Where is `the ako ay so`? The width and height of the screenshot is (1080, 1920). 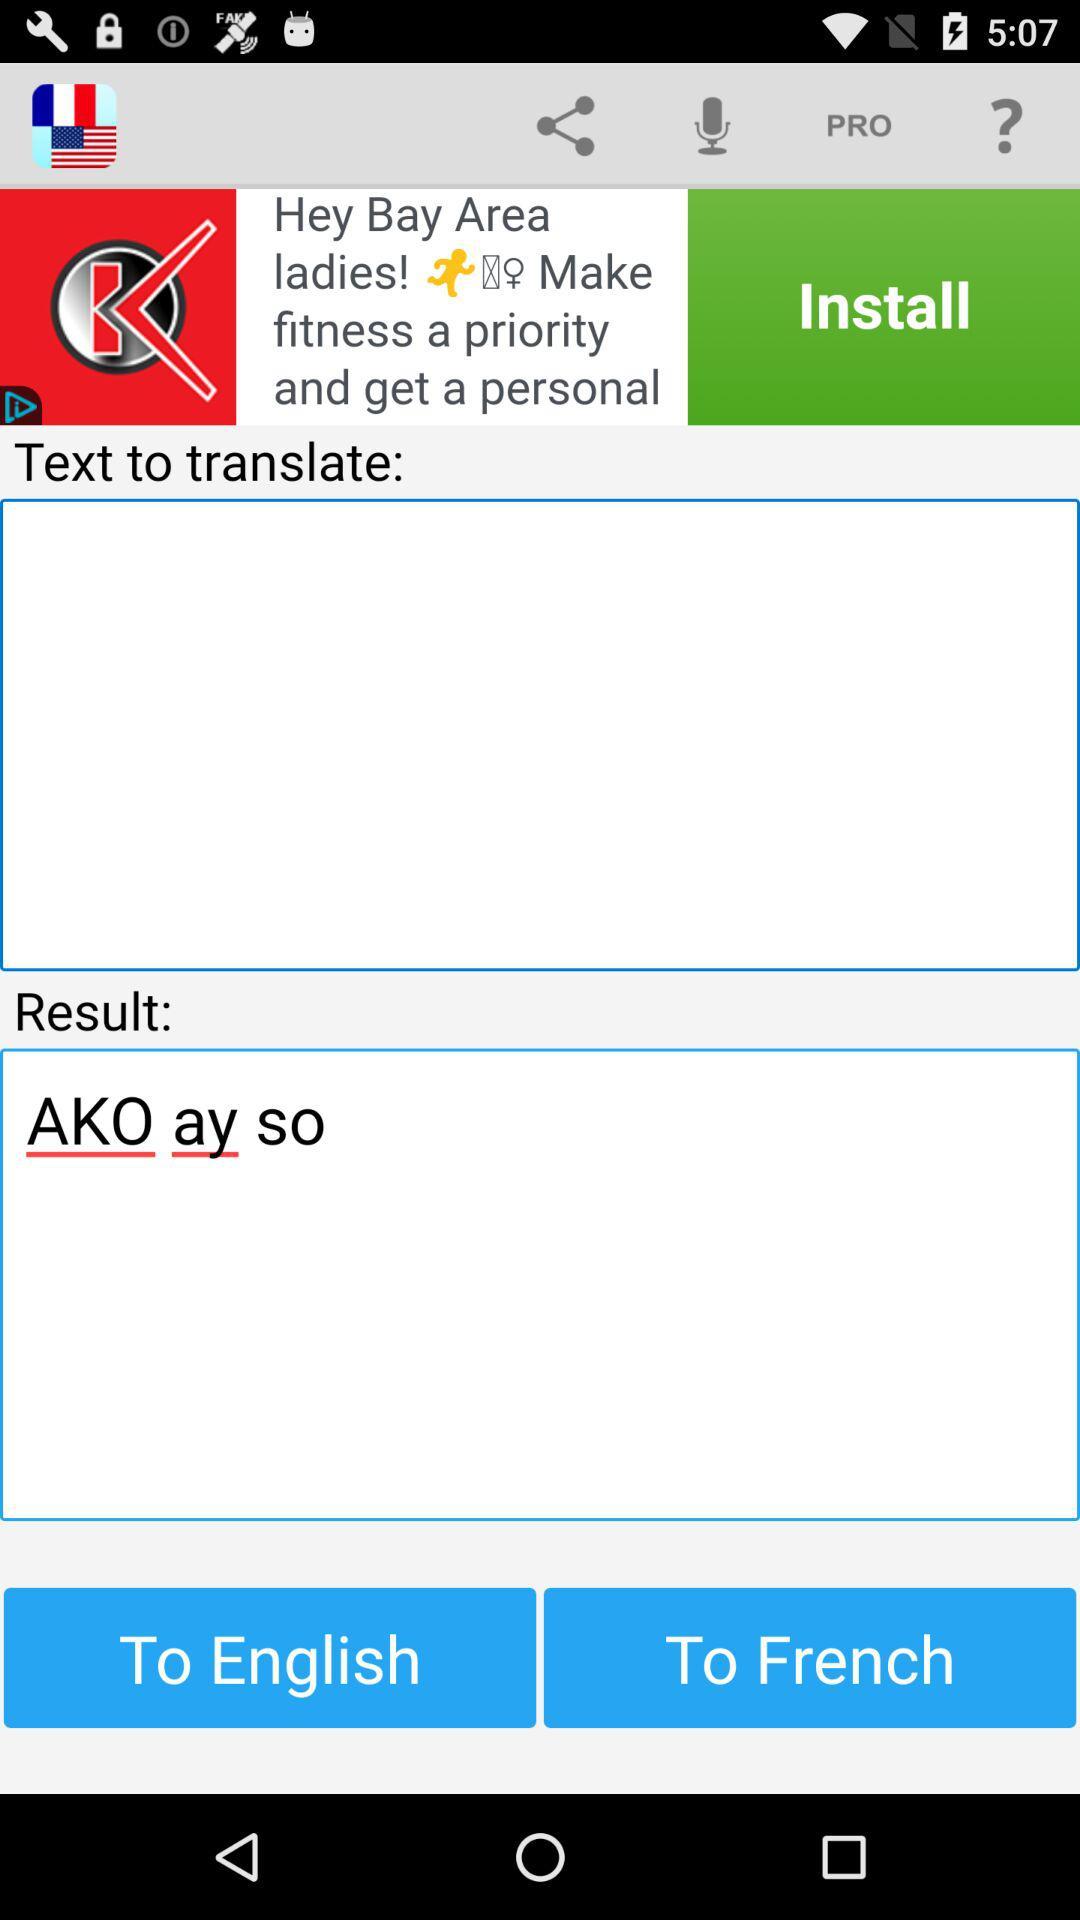 the ako ay so is located at coordinates (540, 1284).